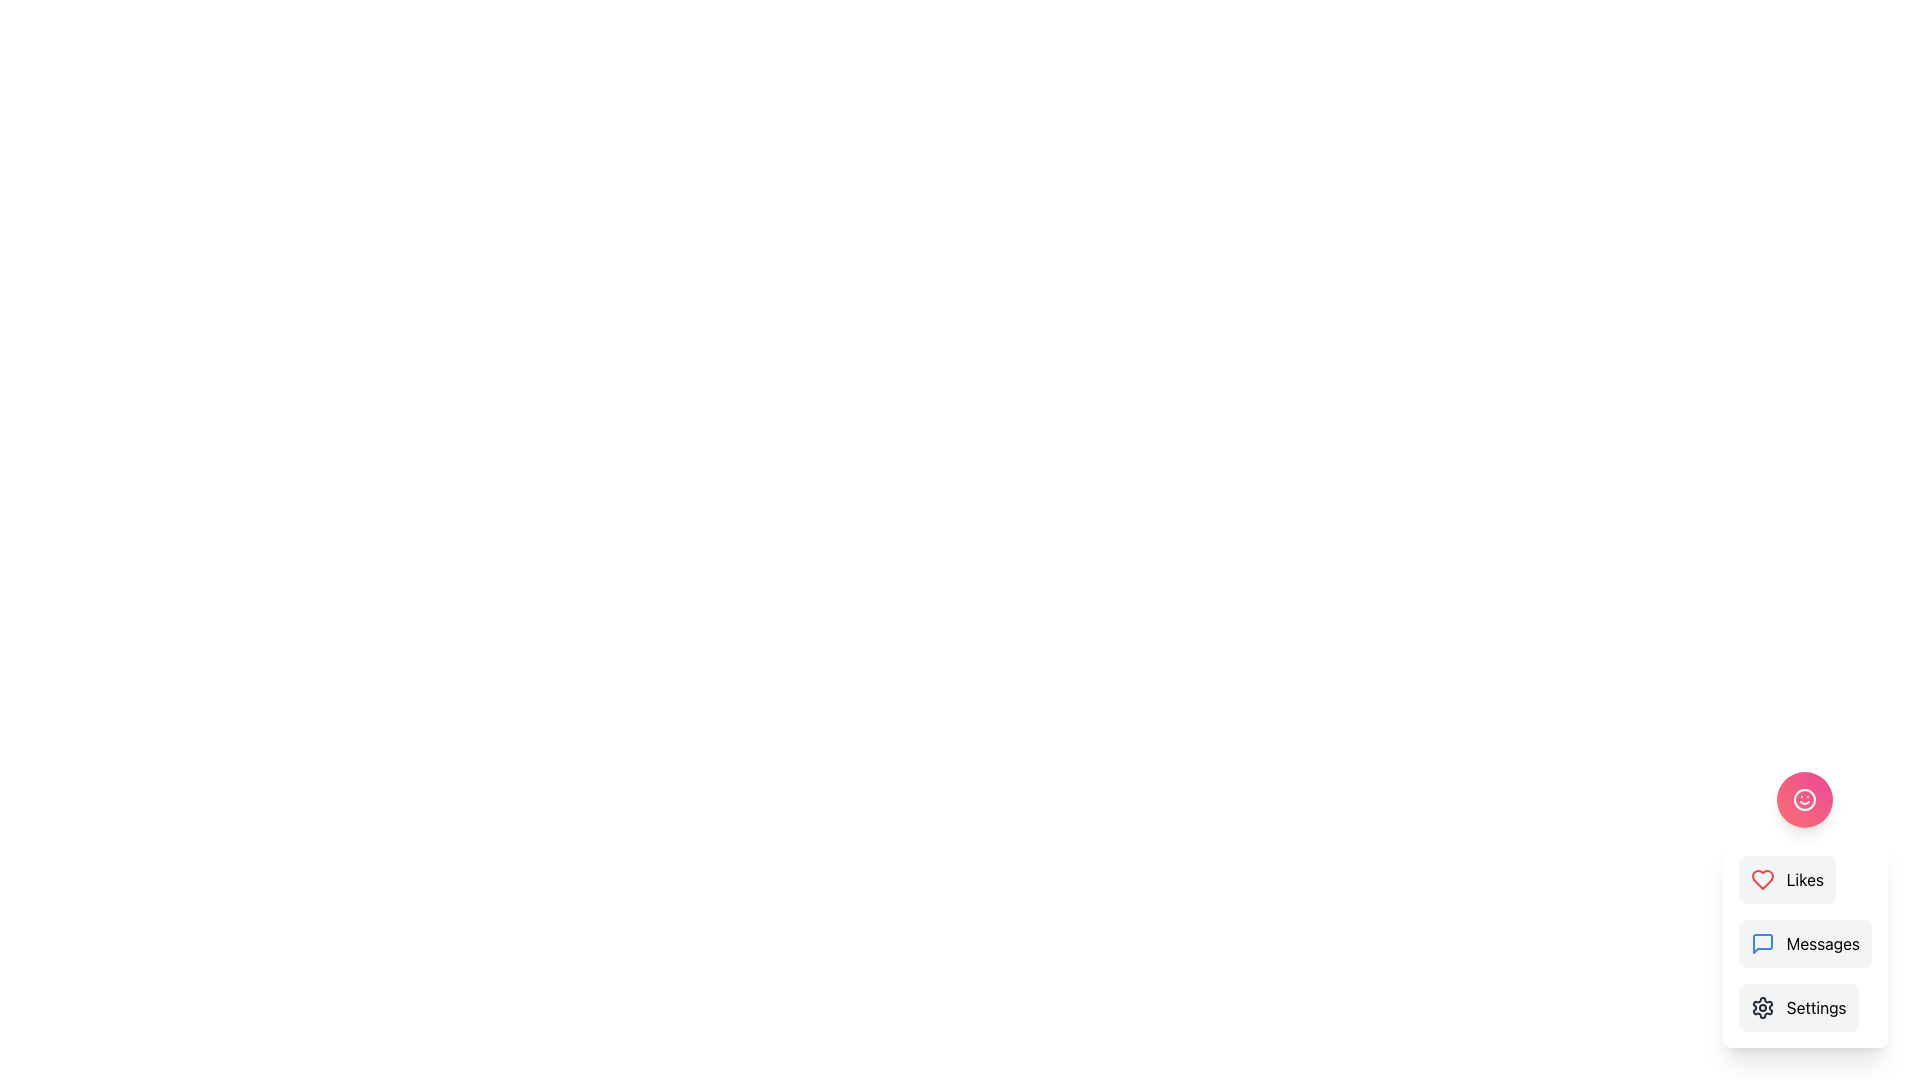  Describe the element at coordinates (1762, 944) in the screenshot. I see `the message icon, which is an outlined blue square speech bubble with rounded corners and a pointed tail, located within the 'Messages' button in the bottom-right area of the interface` at that location.